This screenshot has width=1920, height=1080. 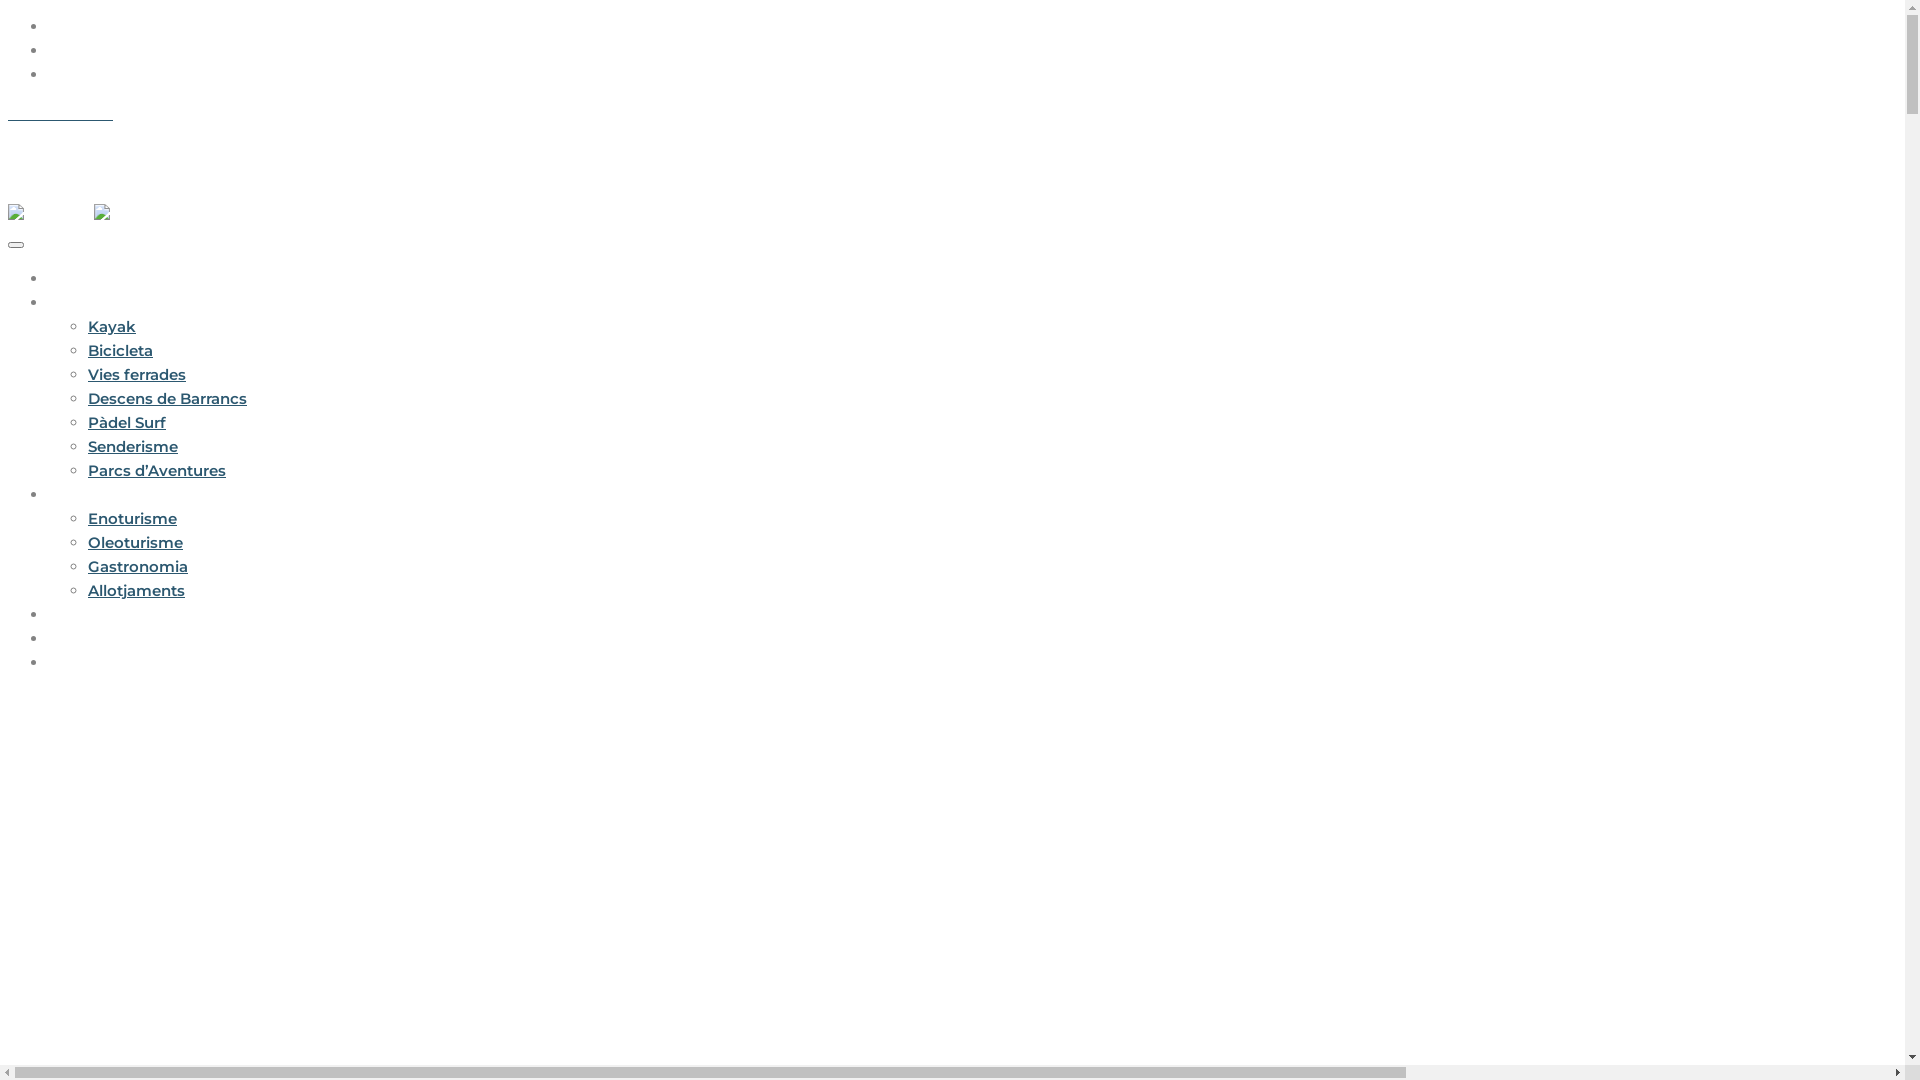 What do you see at coordinates (86, 566) in the screenshot?
I see `'Gastronomia'` at bounding box center [86, 566].